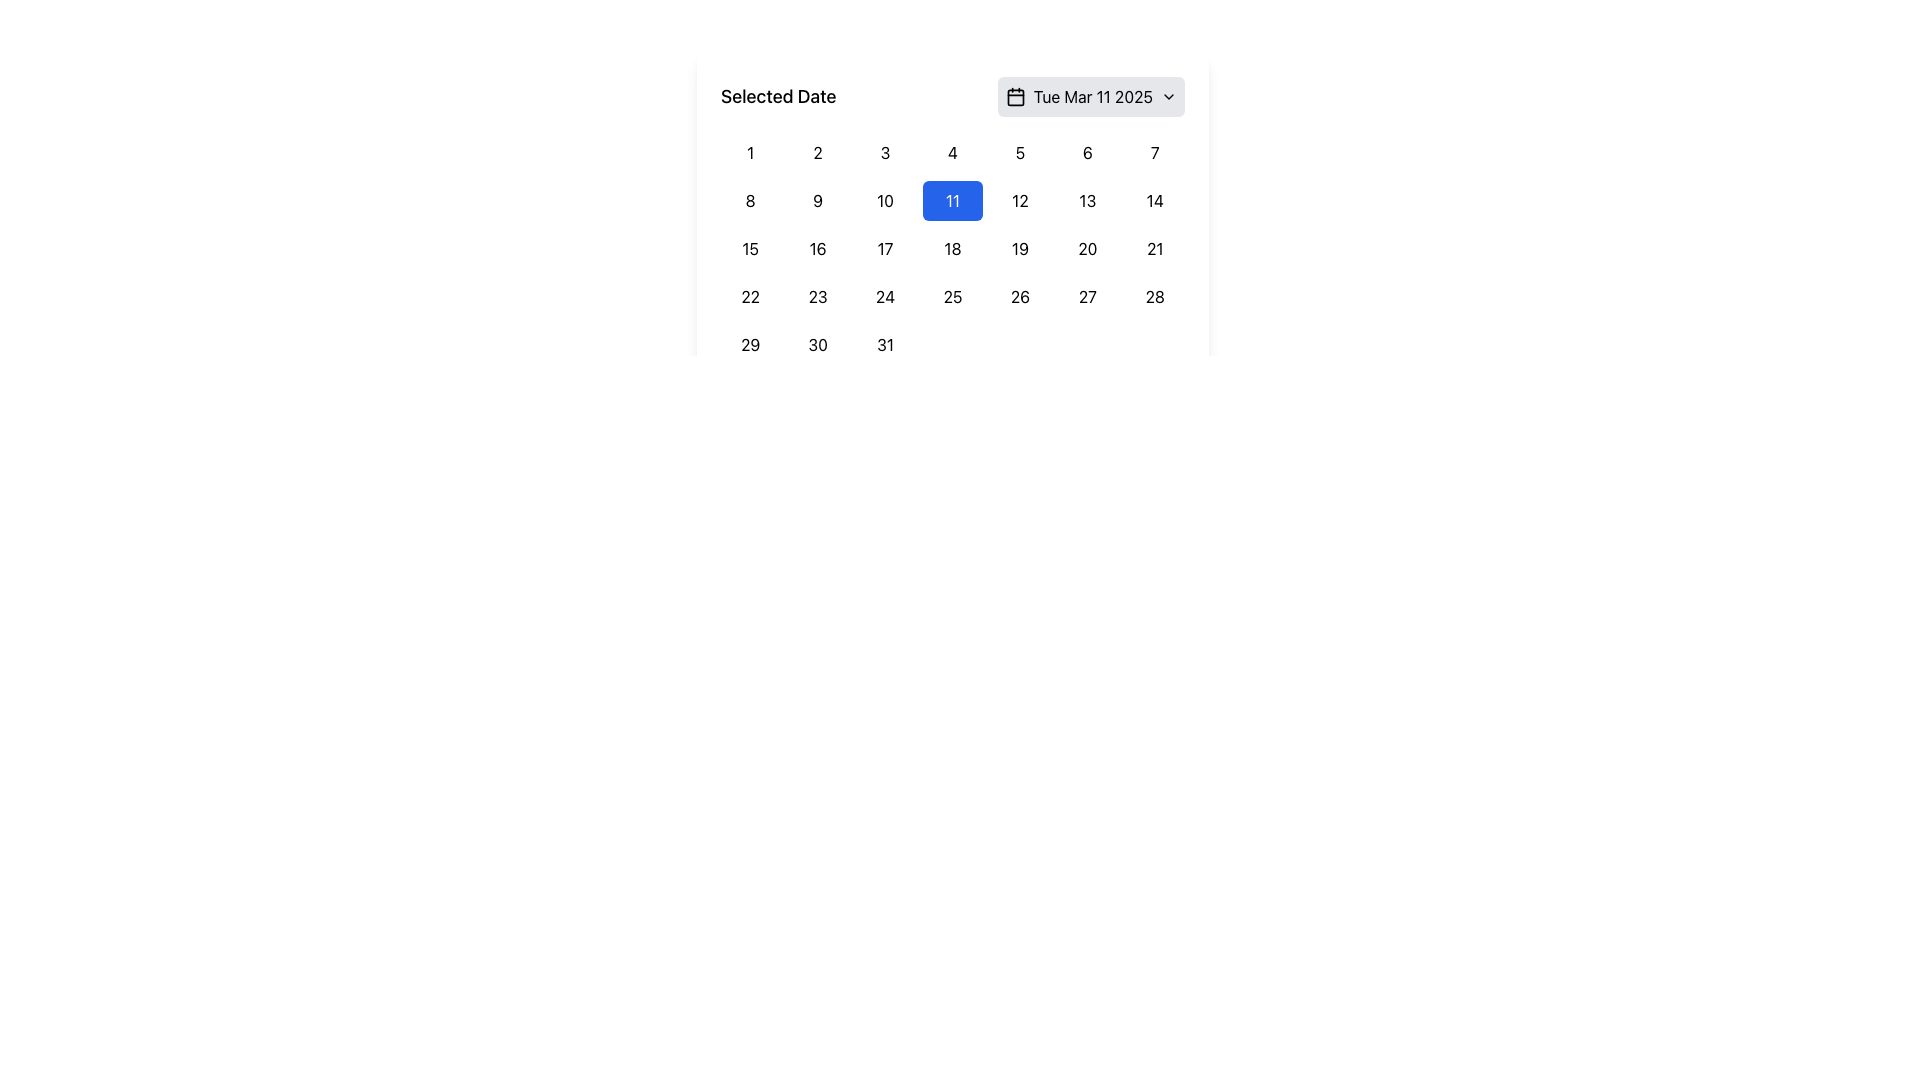 Image resolution: width=1920 pixels, height=1080 pixels. What do you see at coordinates (749, 248) in the screenshot?
I see `the Text Button representing a date in the first column of the fourth row under the 'Selected Date' heading` at bounding box center [749, 248].